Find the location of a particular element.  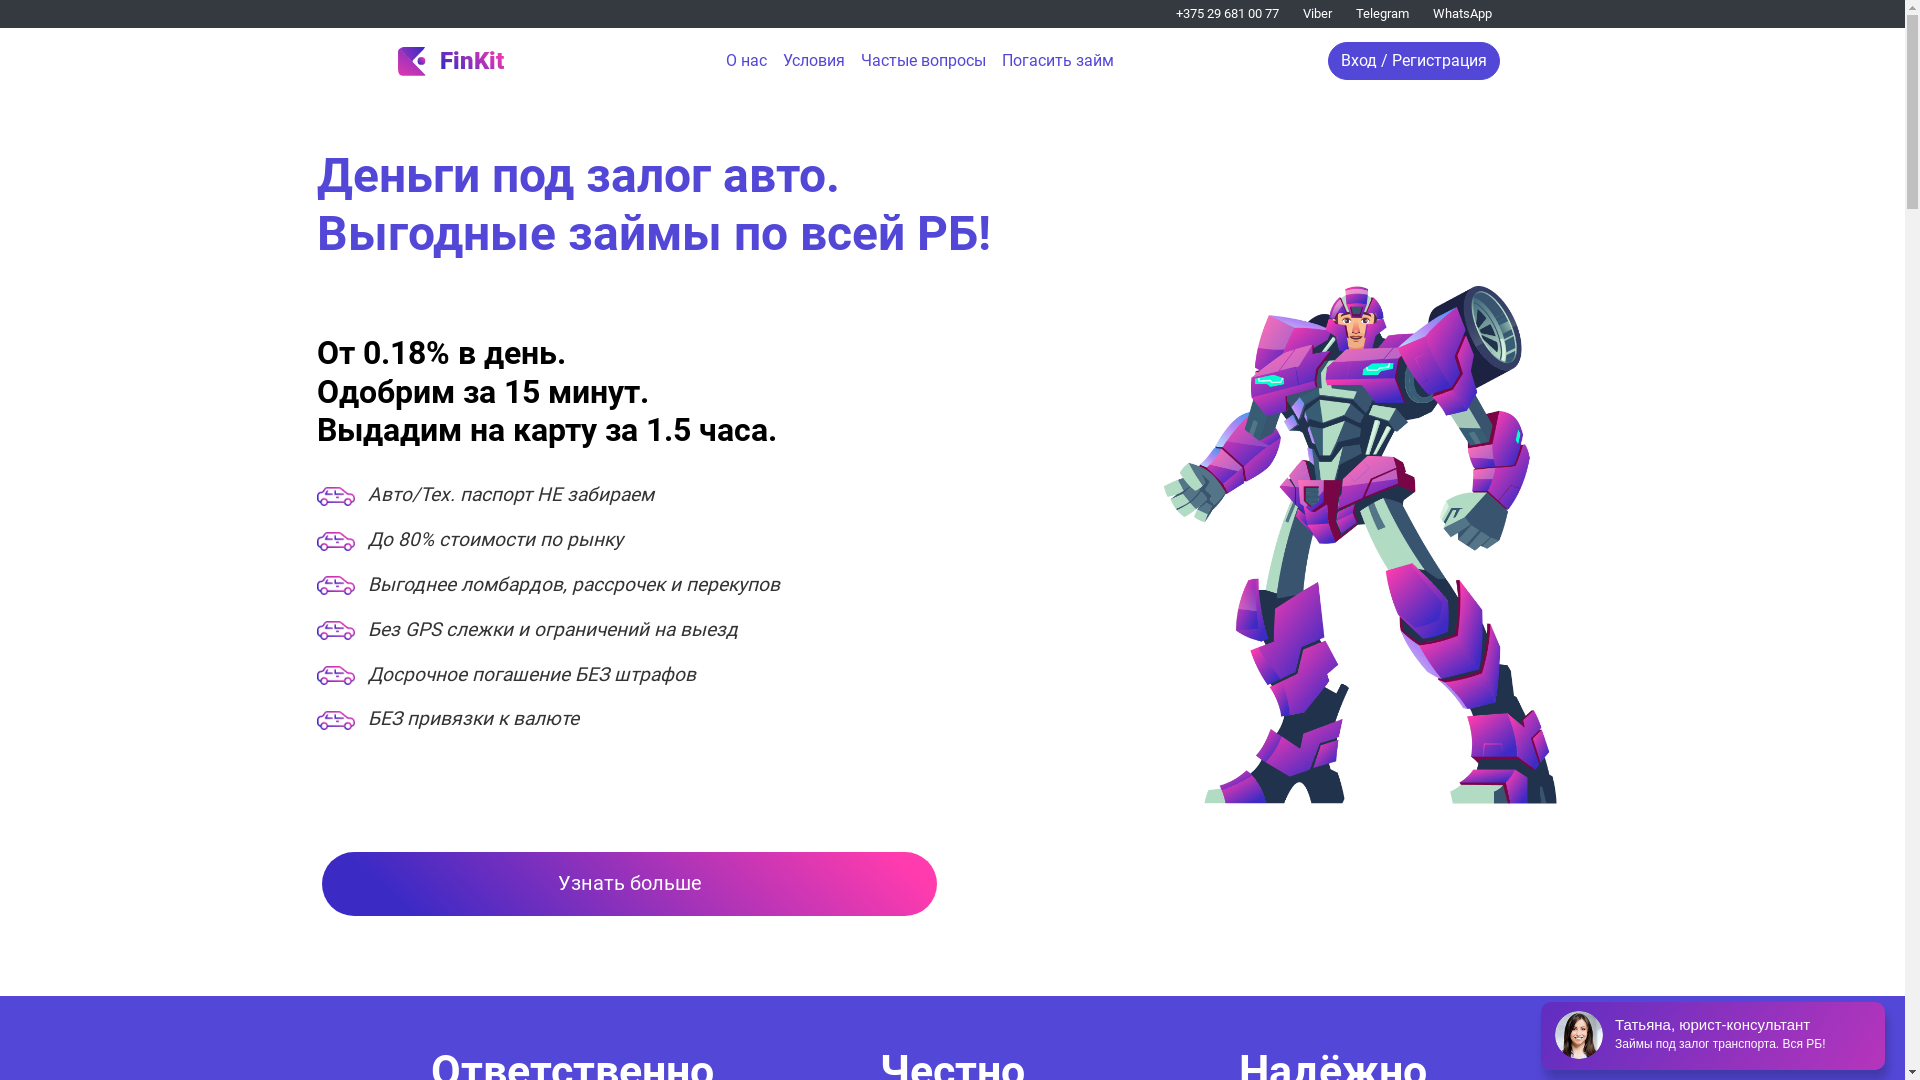

'FinKit' is located at coordinates (398, 60).